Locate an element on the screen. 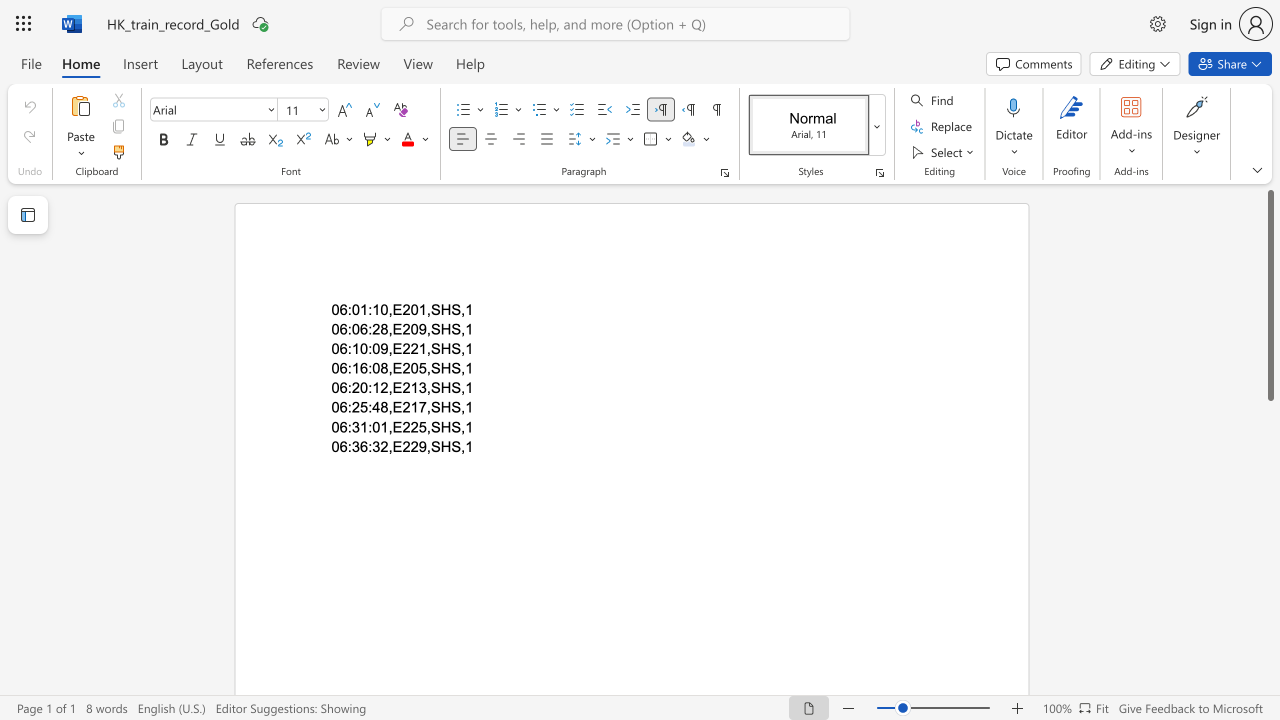 Image resolution: width=1280 pixels, height=720 pixels. the vertical scrollbar to lower the page content is located at coordinates (1269, 428).